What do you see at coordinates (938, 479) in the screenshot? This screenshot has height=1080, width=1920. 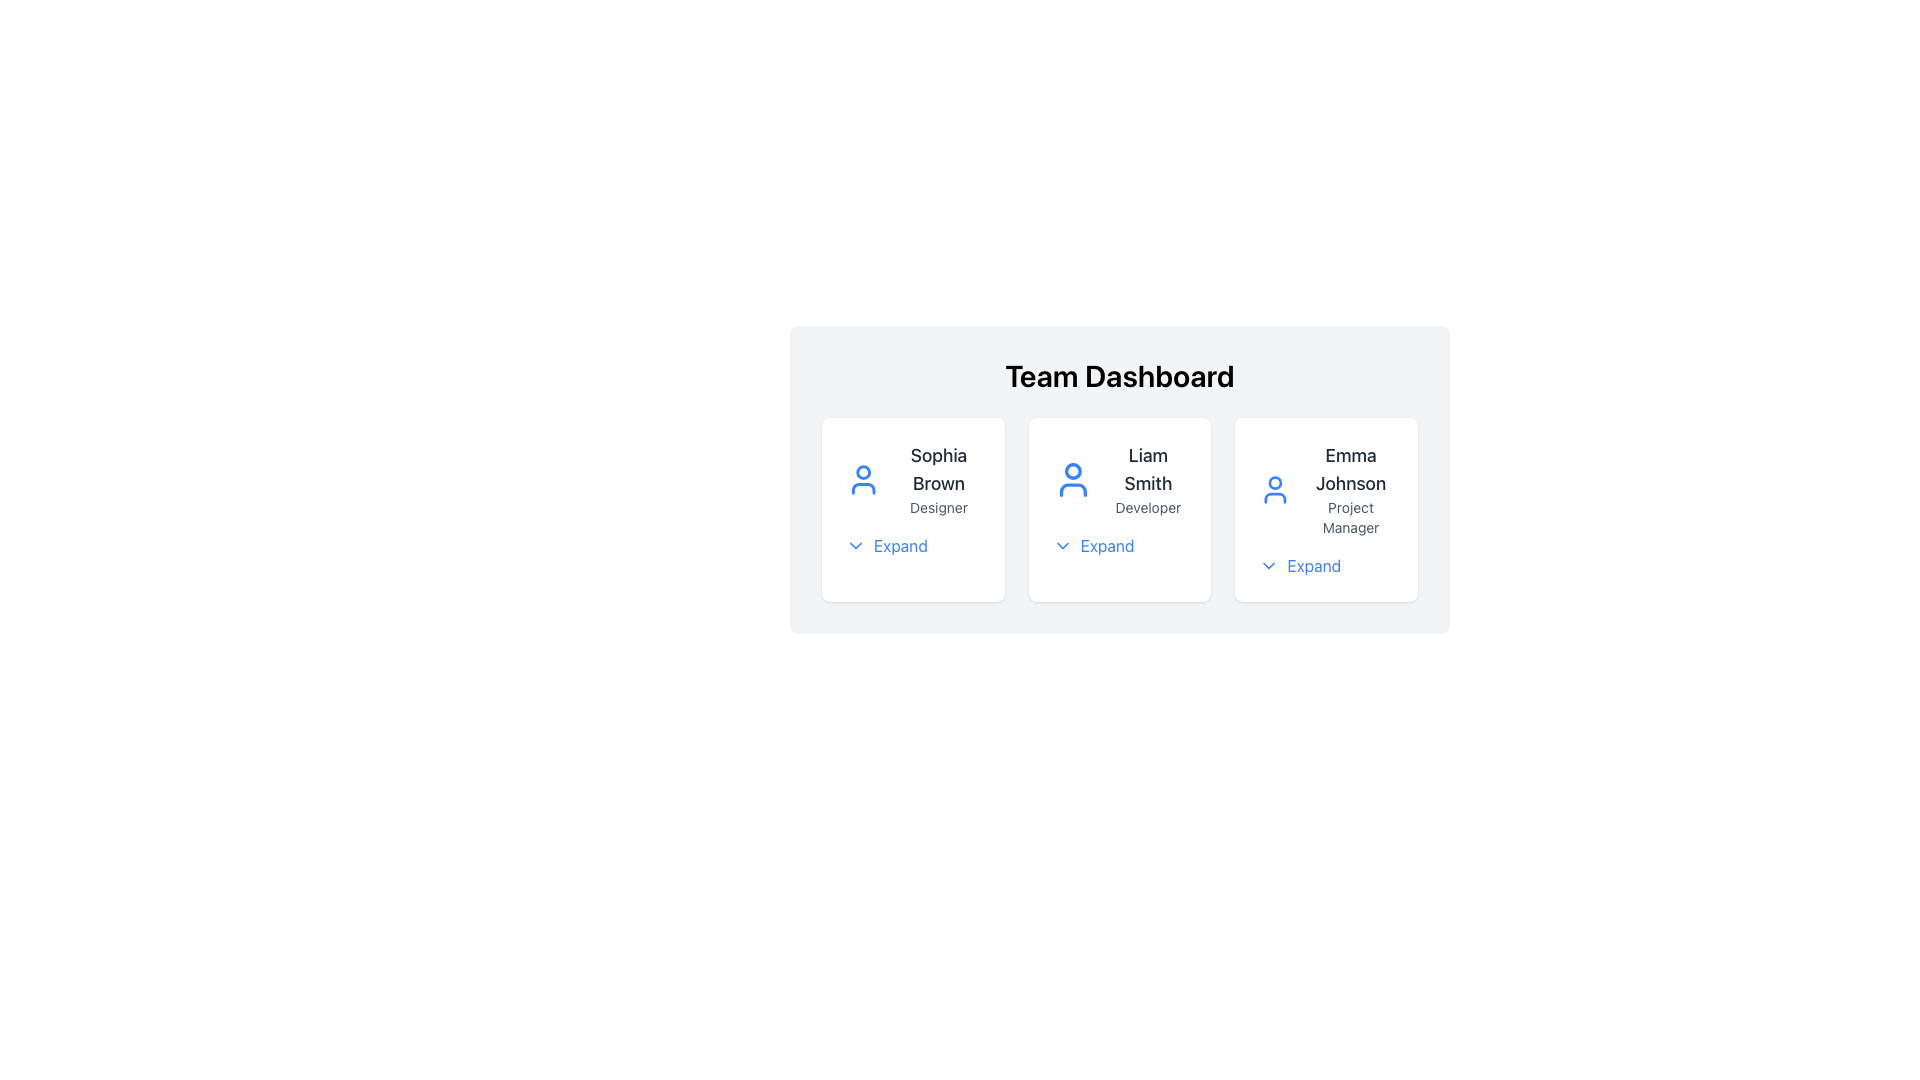 I see `text 'Sophia Brown' and 'Designer' displayed in the first card under the 'Team Dashboard' title, which has a white background and rounded corners` at bounding box center [938, 479].